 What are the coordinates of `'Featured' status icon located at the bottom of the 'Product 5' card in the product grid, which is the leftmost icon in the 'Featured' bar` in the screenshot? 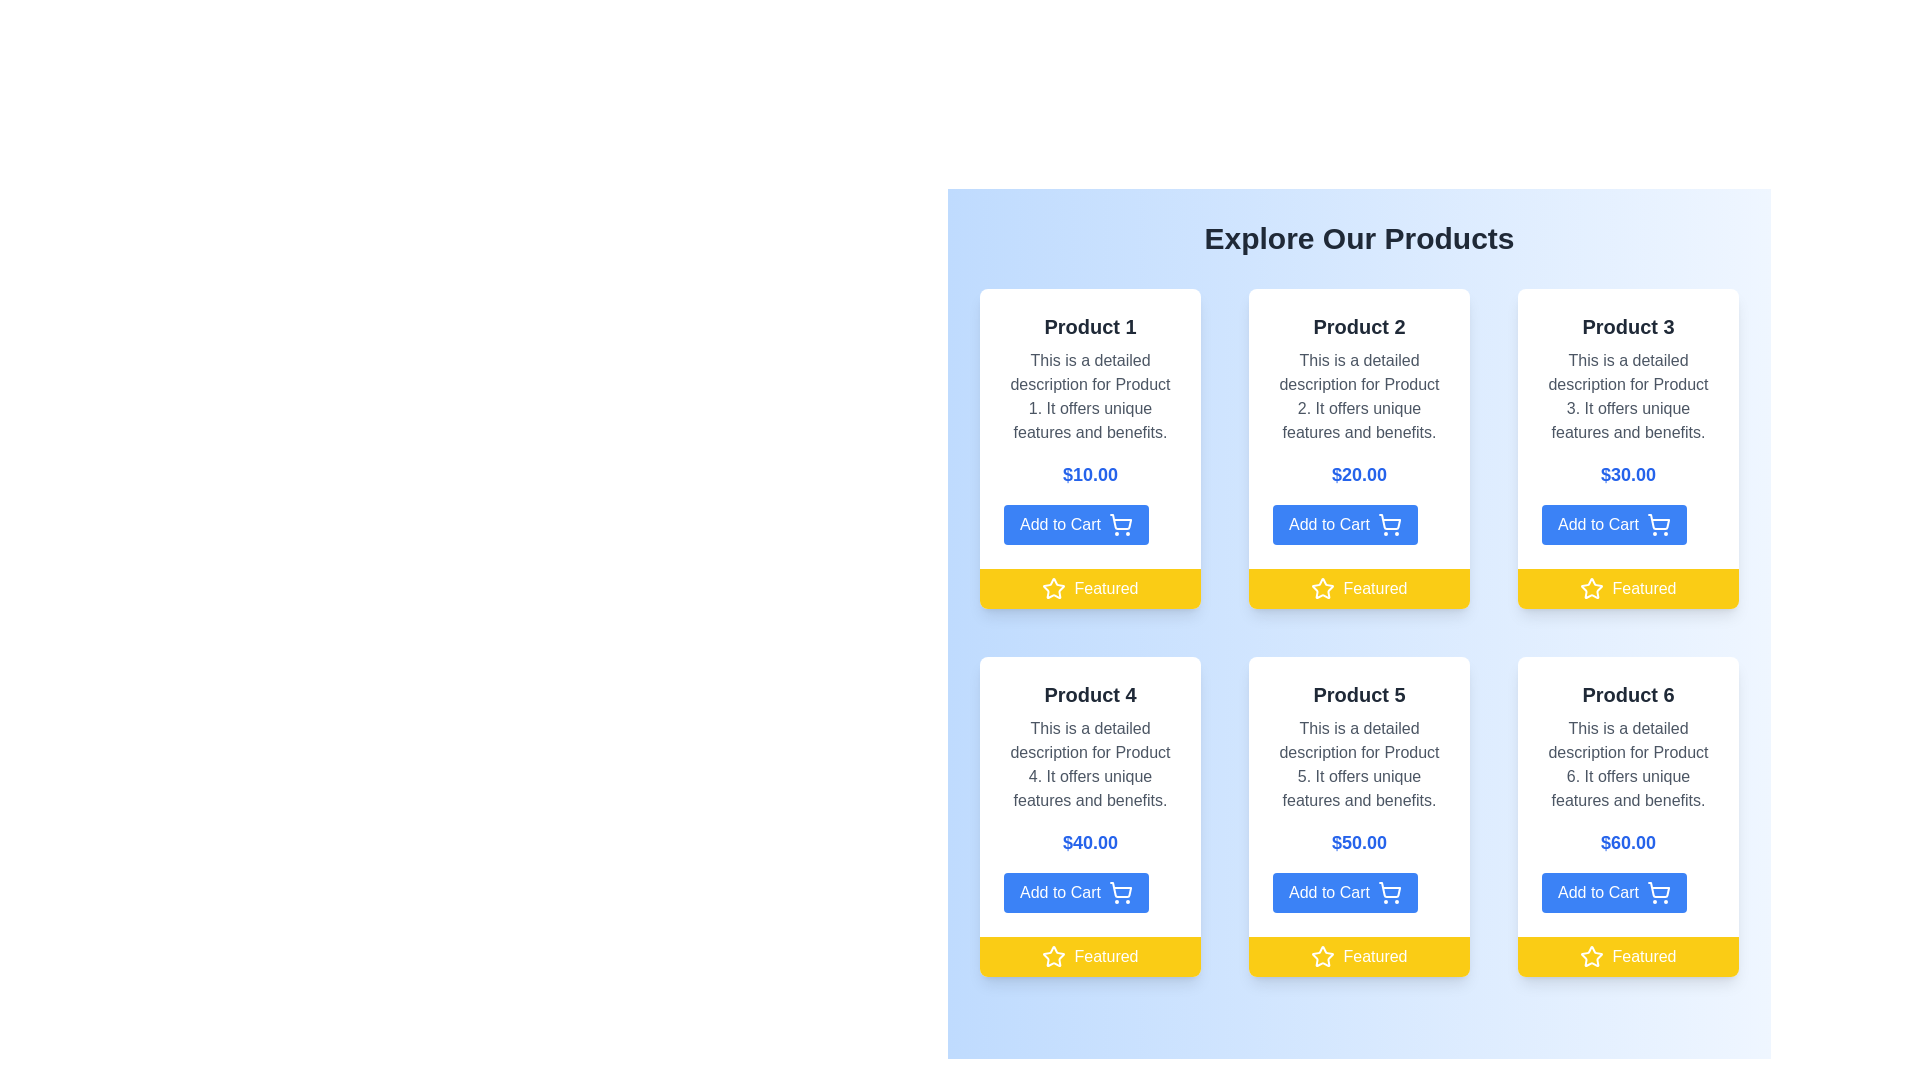 It's located at (1323, 955).